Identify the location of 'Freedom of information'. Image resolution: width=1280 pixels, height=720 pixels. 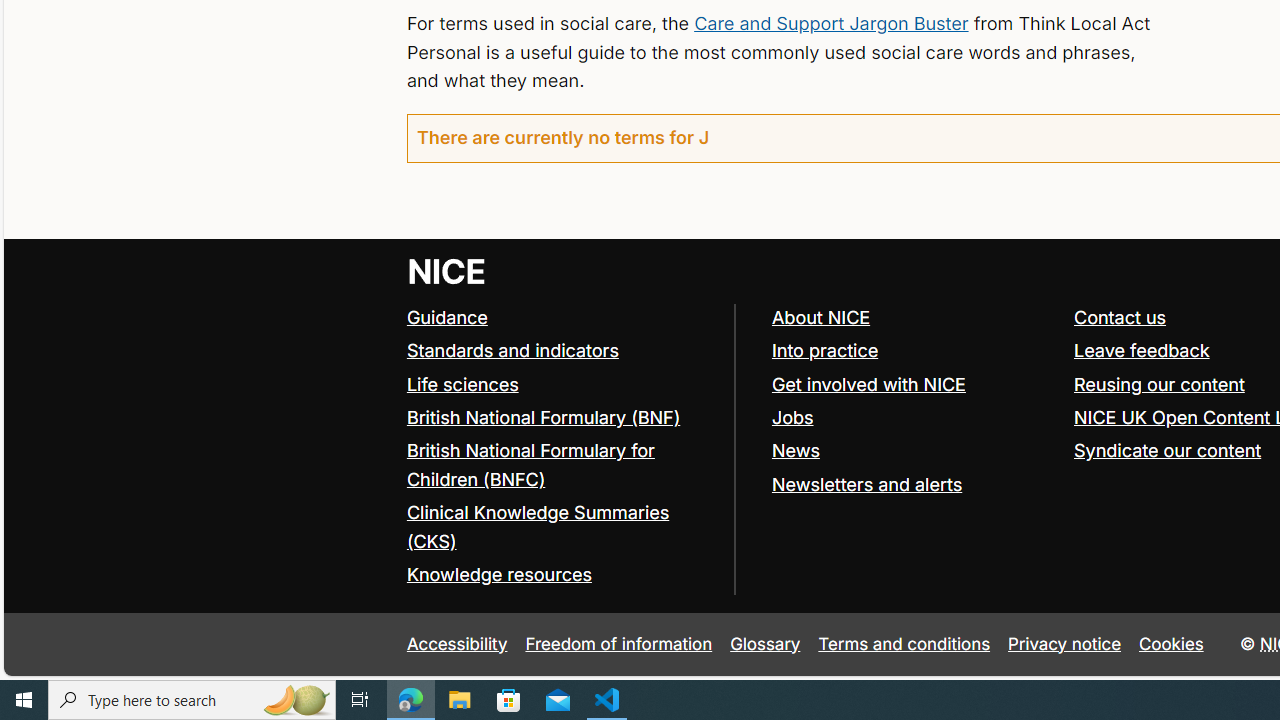
(617, 644).